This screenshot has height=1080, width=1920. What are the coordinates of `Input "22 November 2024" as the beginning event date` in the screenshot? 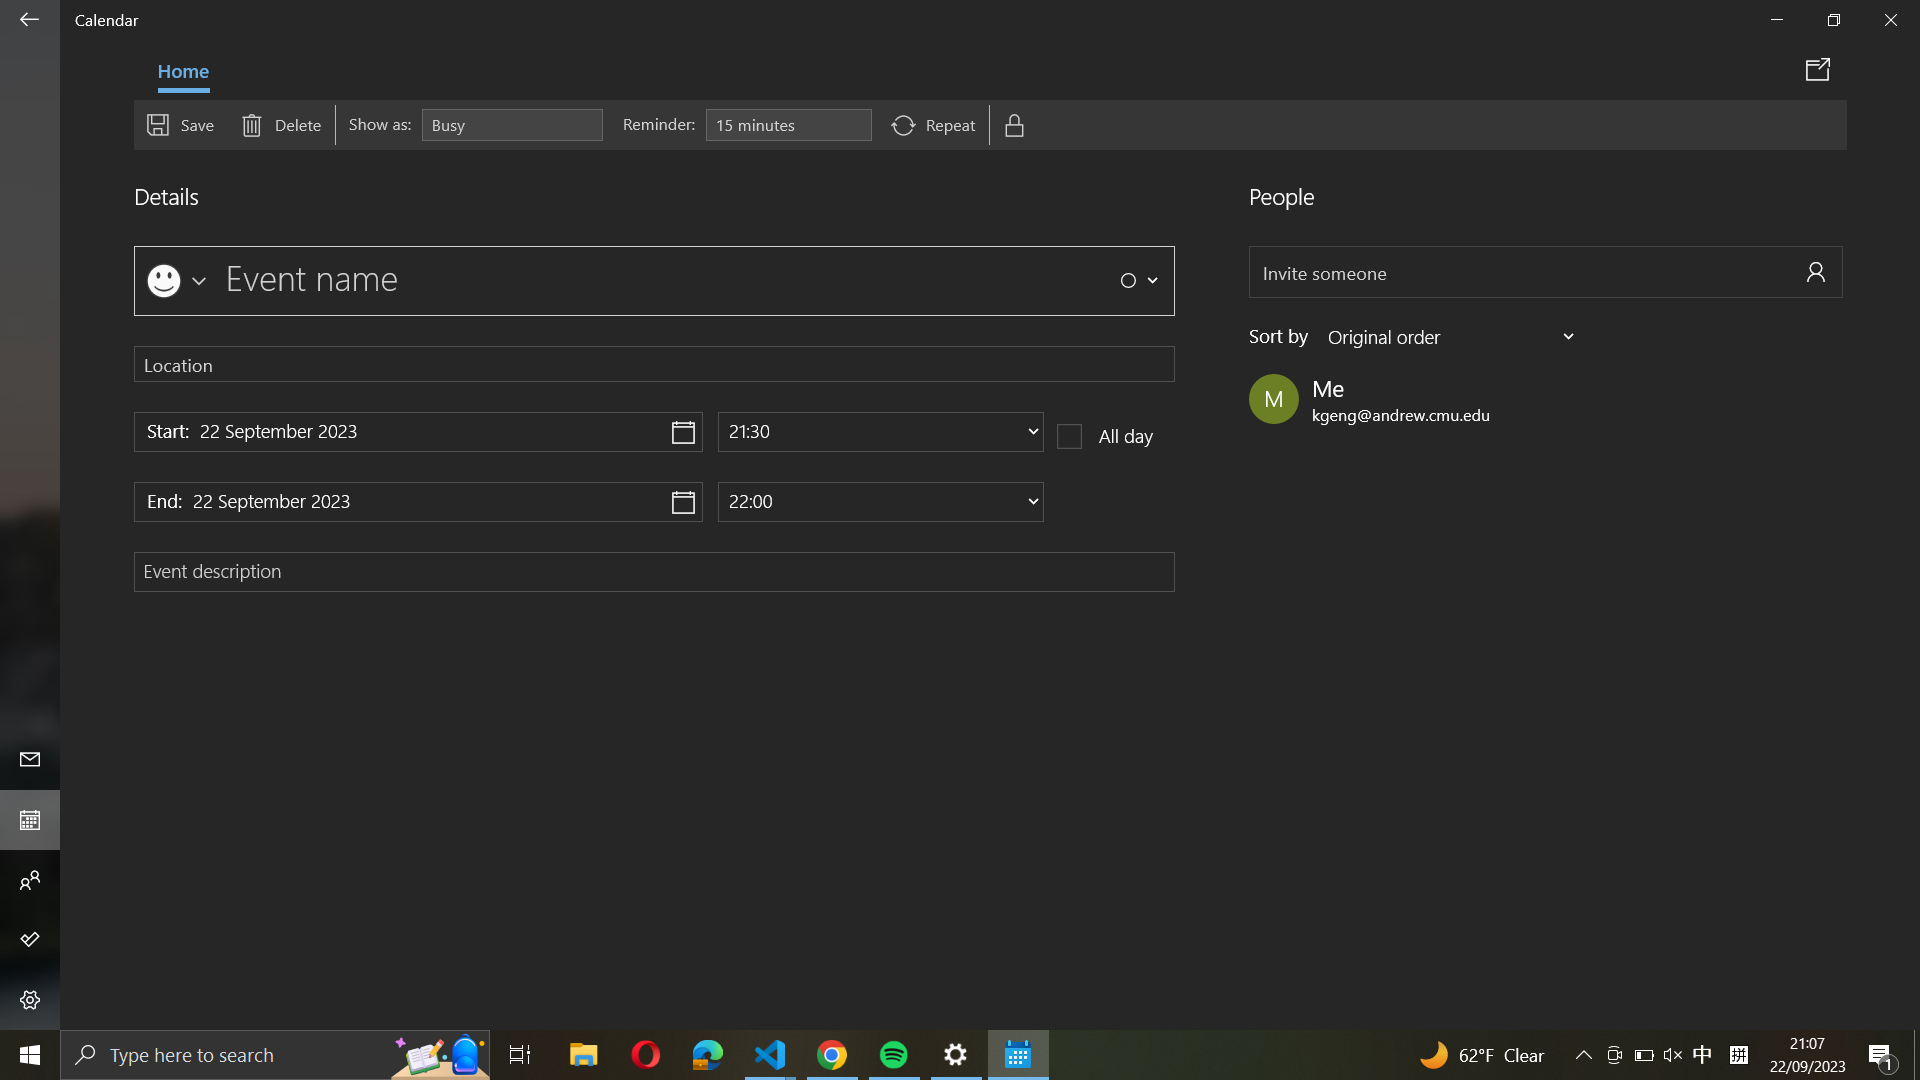 It's located at (417, 431).